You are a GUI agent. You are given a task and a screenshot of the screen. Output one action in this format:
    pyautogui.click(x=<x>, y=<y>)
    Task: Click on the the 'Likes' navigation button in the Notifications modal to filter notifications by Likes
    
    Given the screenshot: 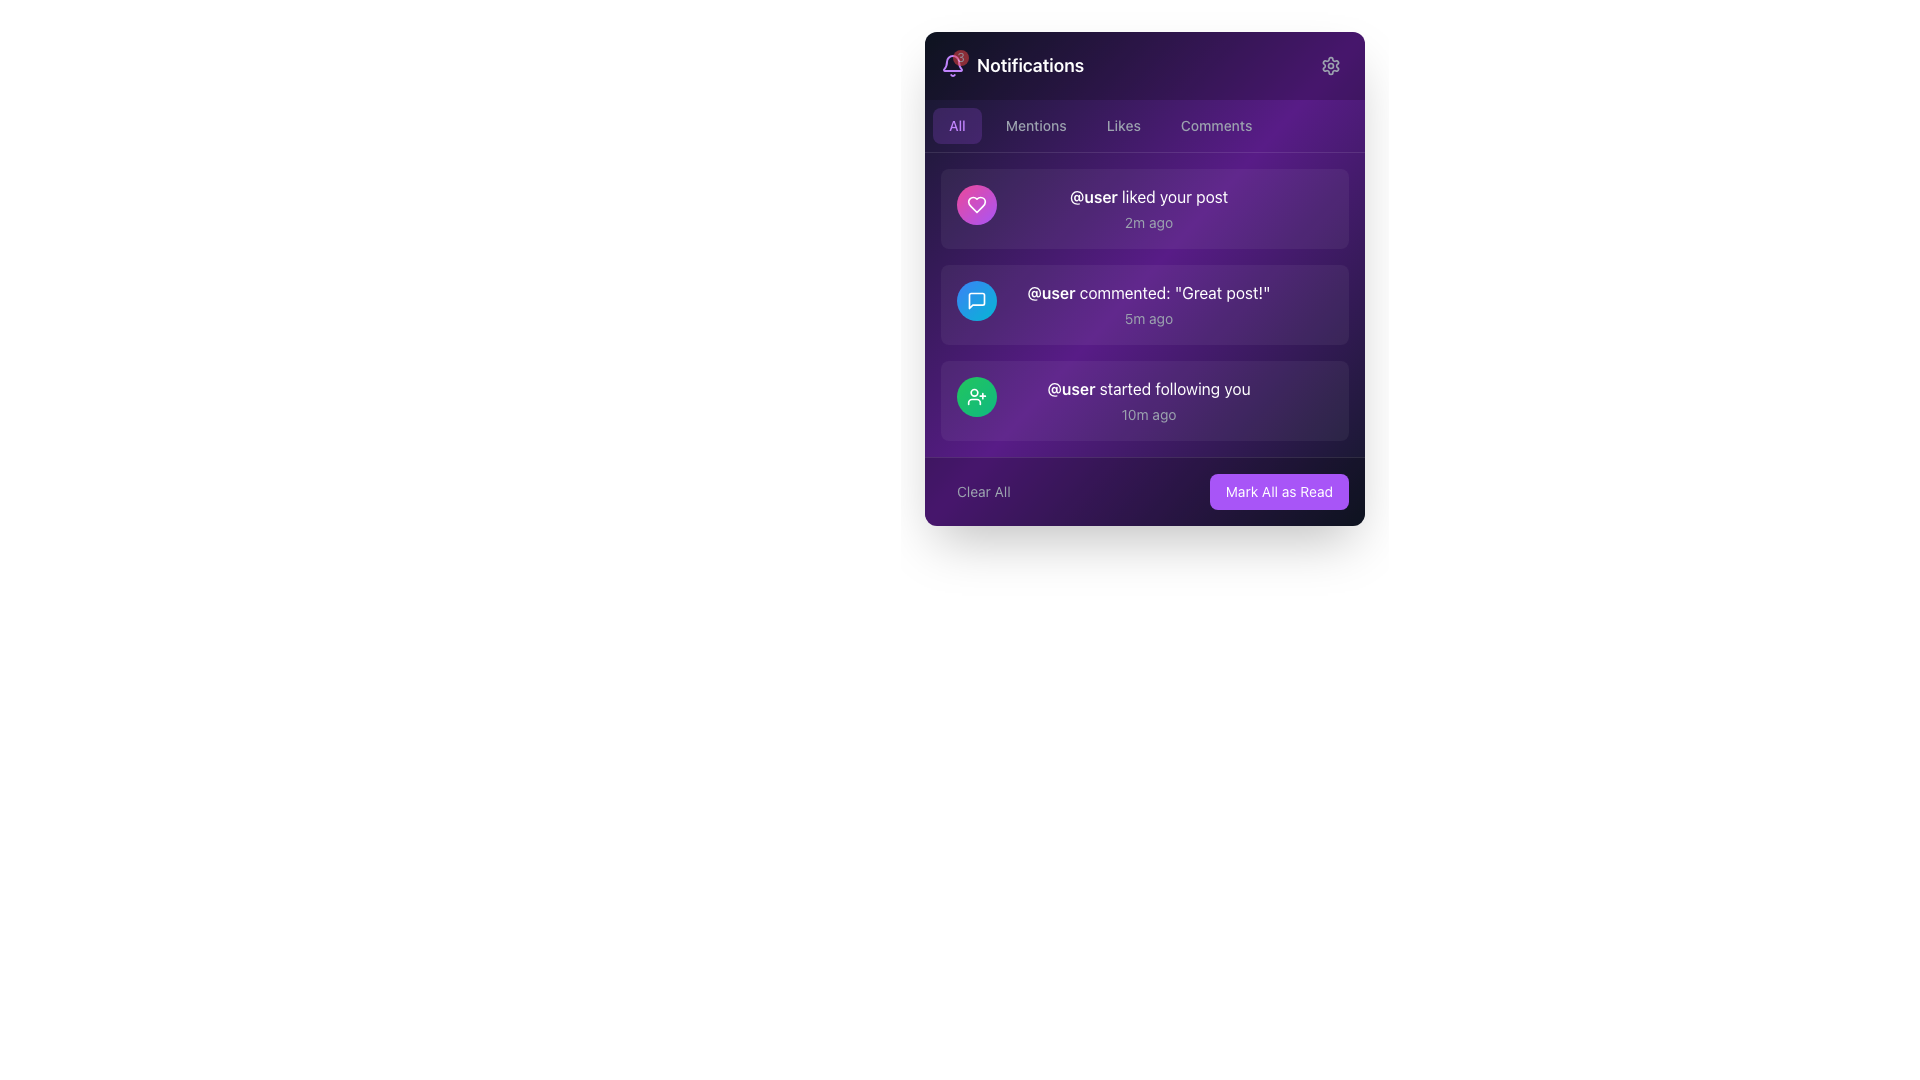 What is the action you would take?
    pyautogui.click(x=1123, y=126)
    